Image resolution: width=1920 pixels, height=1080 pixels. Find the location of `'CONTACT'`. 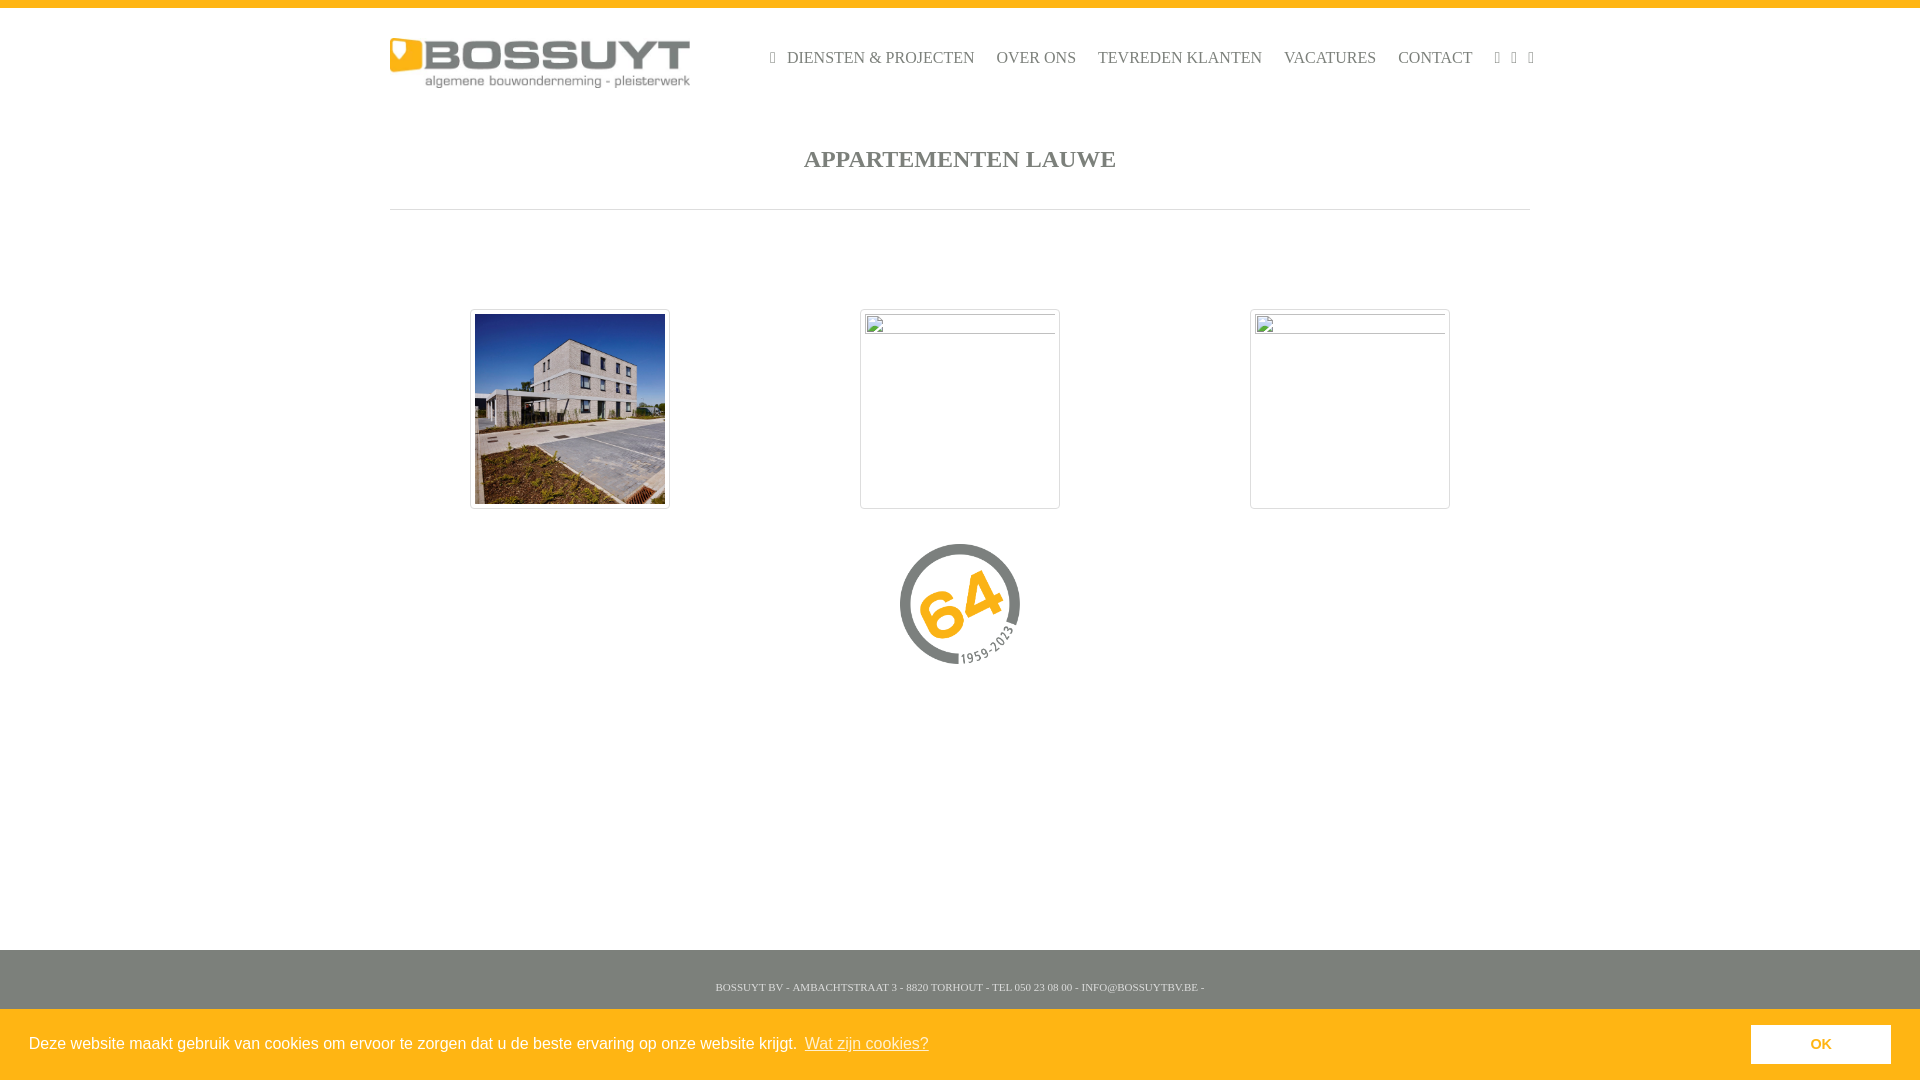

'CONTACT' is located at coordinates (1434, 56).